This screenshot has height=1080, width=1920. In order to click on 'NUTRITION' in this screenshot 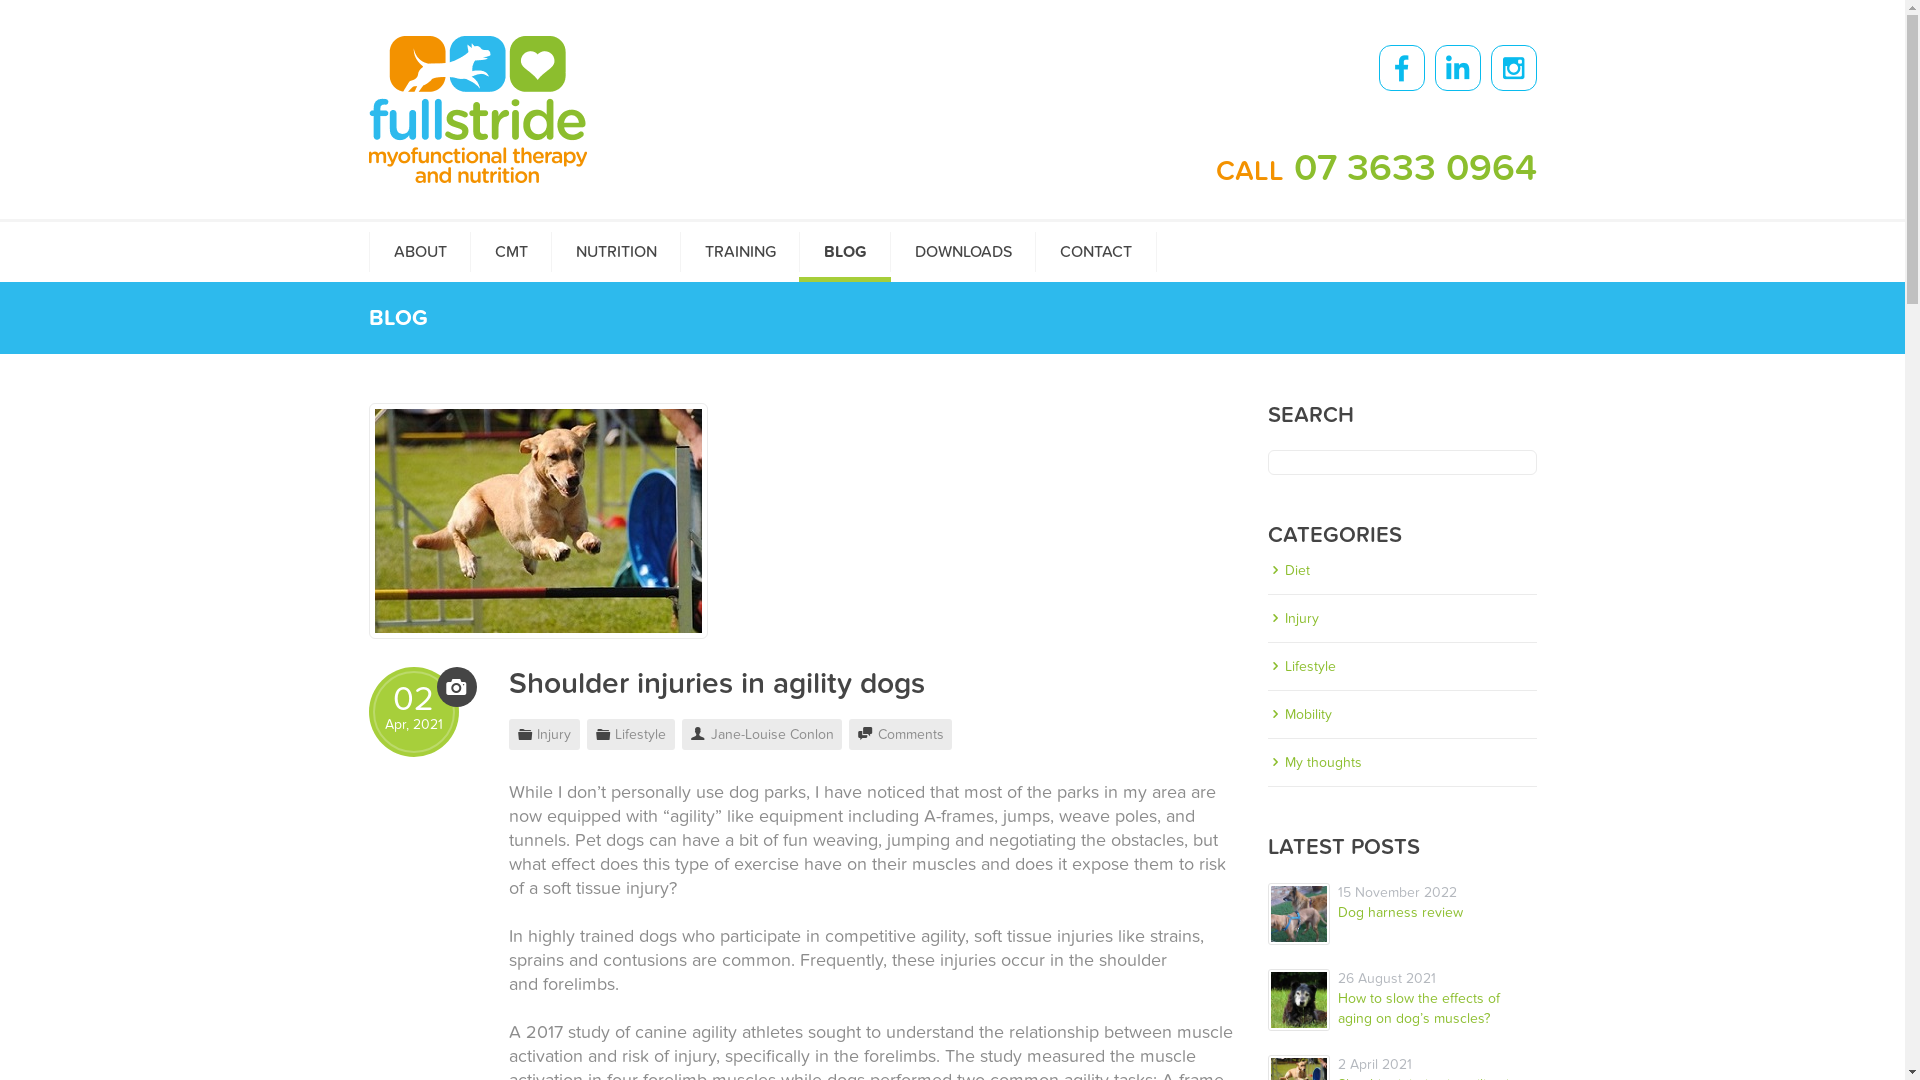, I will do `click(613, 250)`.